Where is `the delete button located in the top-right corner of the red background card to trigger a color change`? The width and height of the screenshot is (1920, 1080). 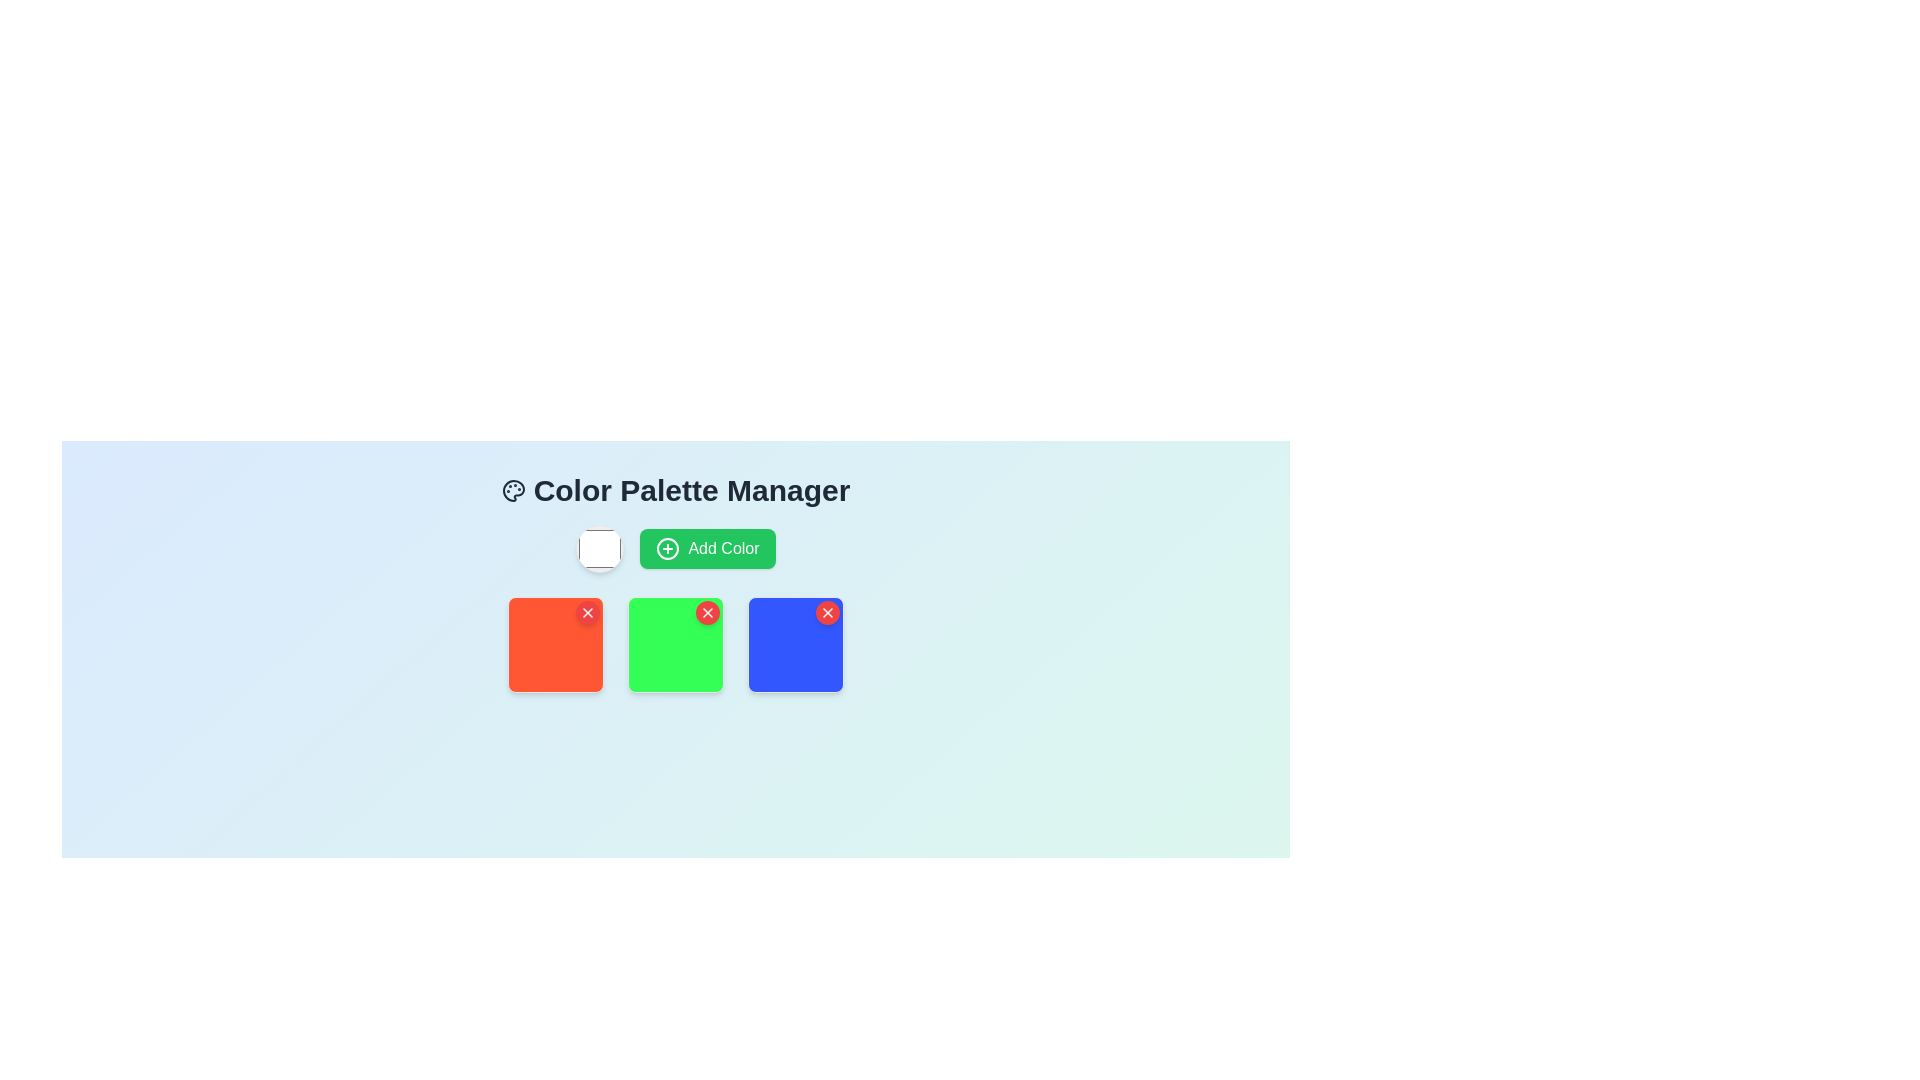
the delete button located in the top-right corner of the red background card to trigger a color change is located at coordinates (587, 612).